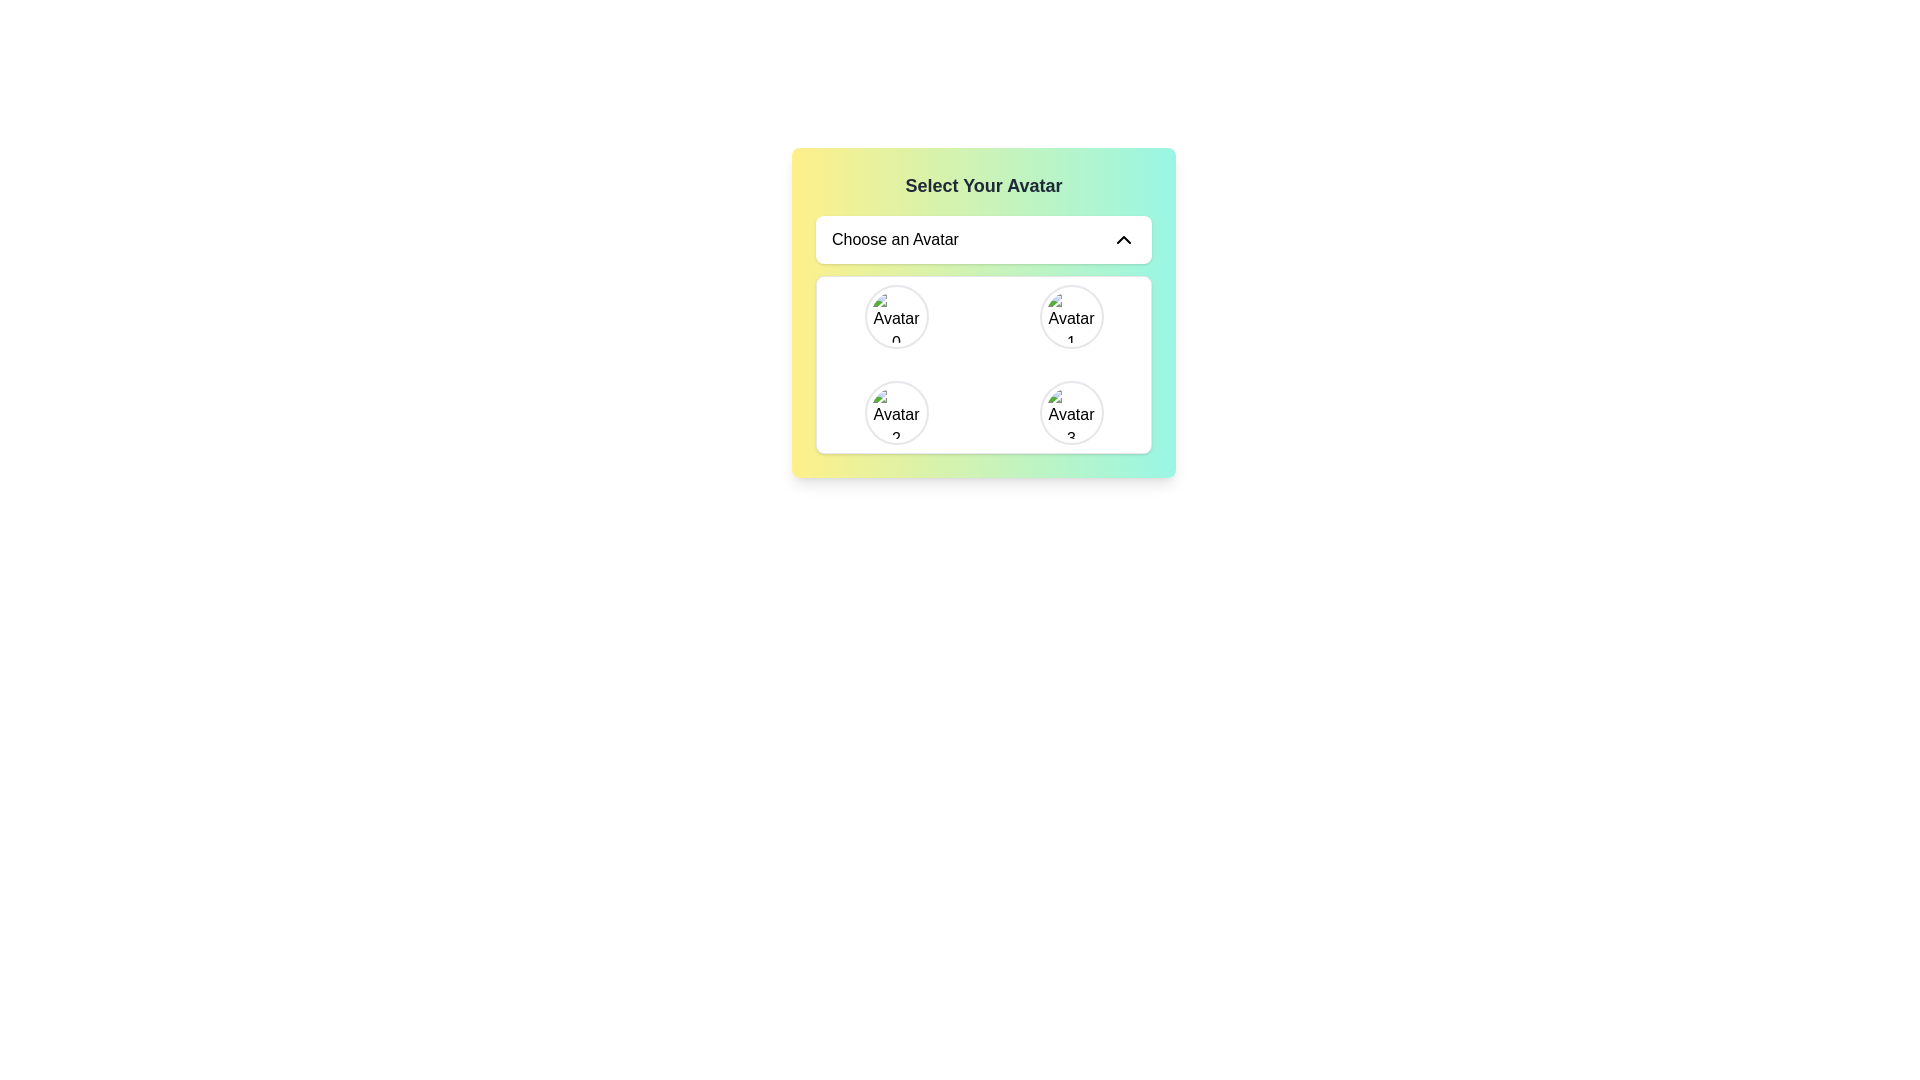 This screenshot has height=1080, width=1920. What do you see at coordinates (1070, 315) in the screenshot?
I see `the circular avatar icon with a gray border labeled 'Avatar' and the number '1'` at bounding box center [1070, 315].